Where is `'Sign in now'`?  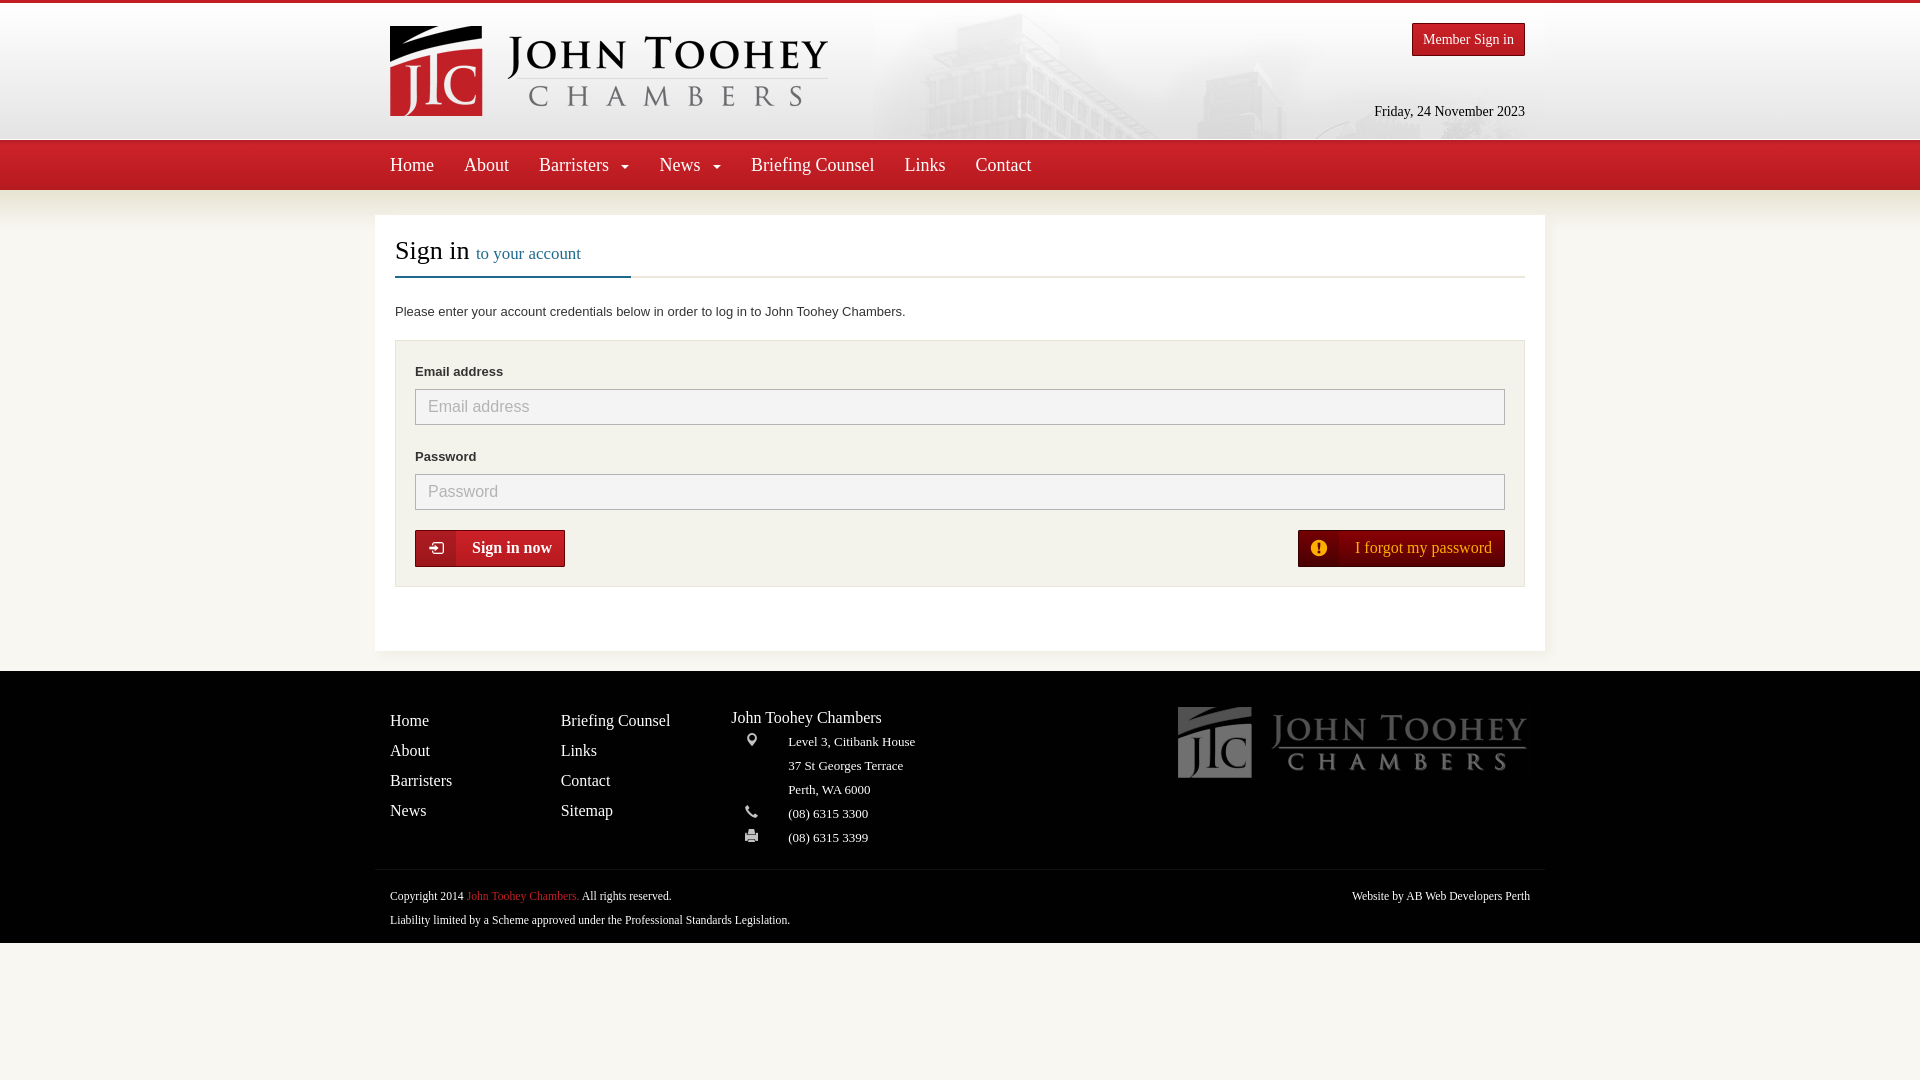 'Sign in now' is located at coordinates (489, 548).